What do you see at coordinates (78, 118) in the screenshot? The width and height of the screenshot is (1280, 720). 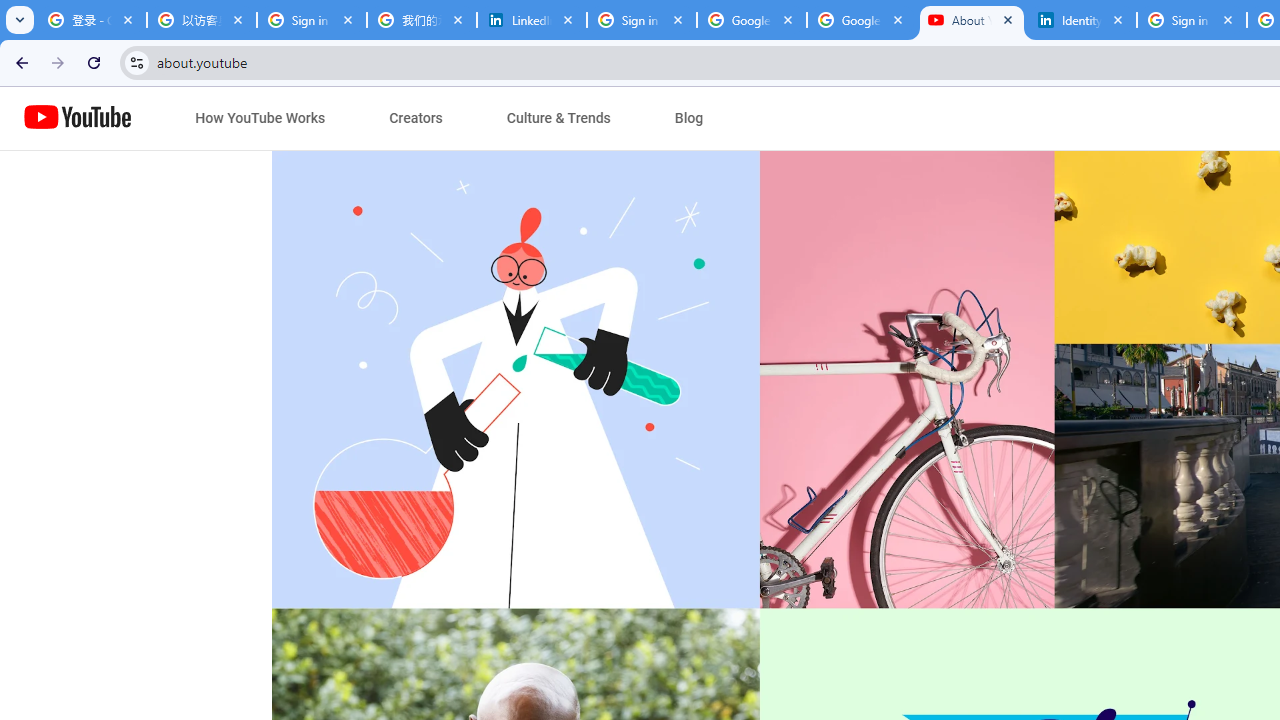 I see `'Home page link'` at bounding box center [78, 118].